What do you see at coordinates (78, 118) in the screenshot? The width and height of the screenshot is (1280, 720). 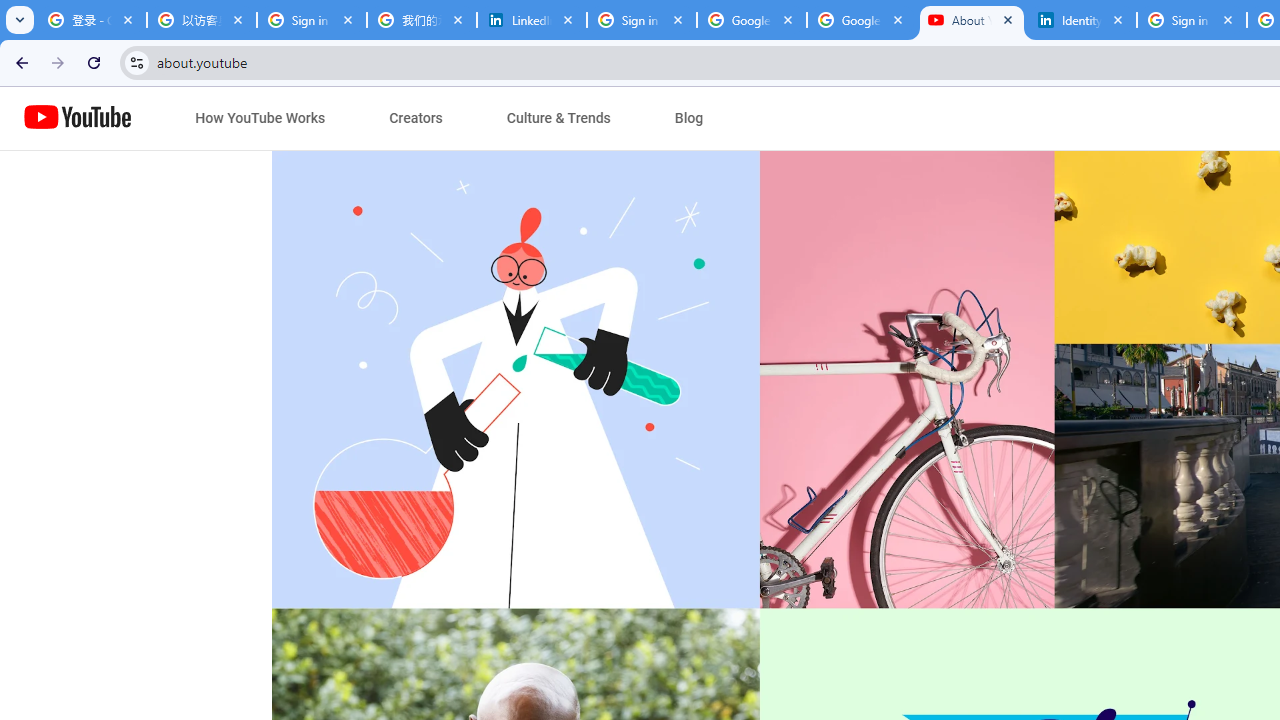 I see `'Home page link'` at bounding box center [78, 118].